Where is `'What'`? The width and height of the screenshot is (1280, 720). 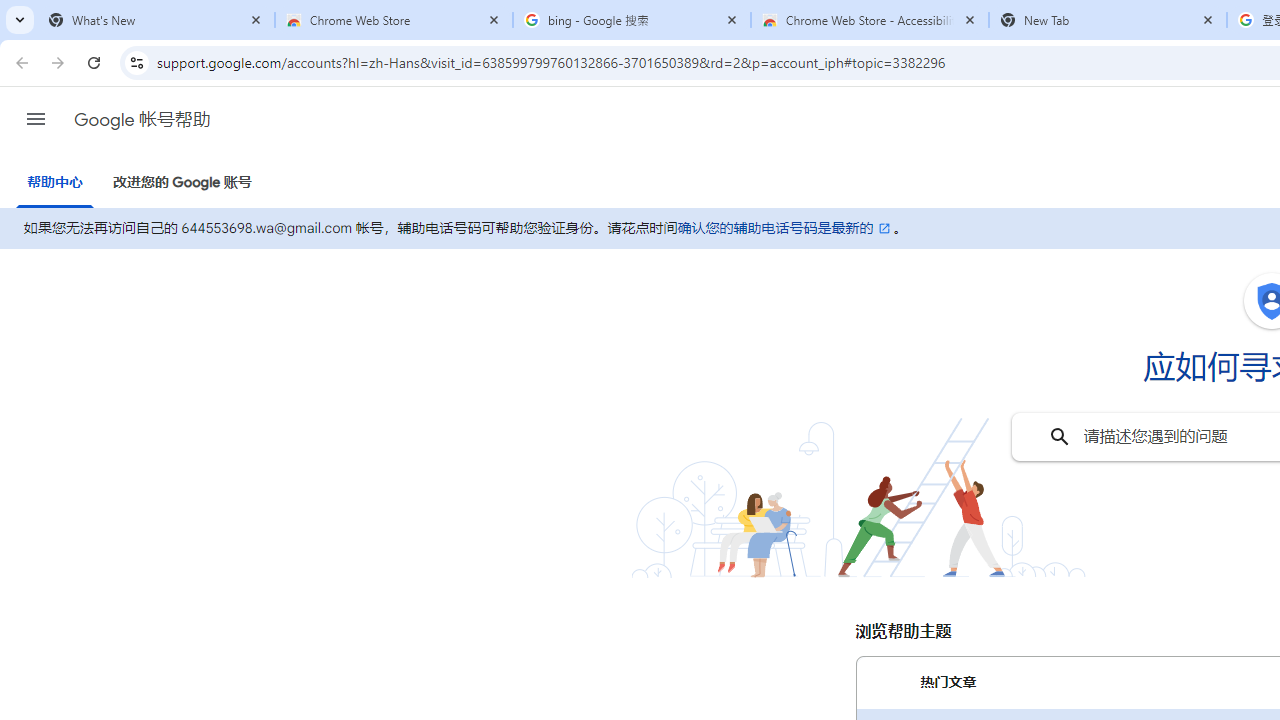
'What' is located at coordinates (155, 20).